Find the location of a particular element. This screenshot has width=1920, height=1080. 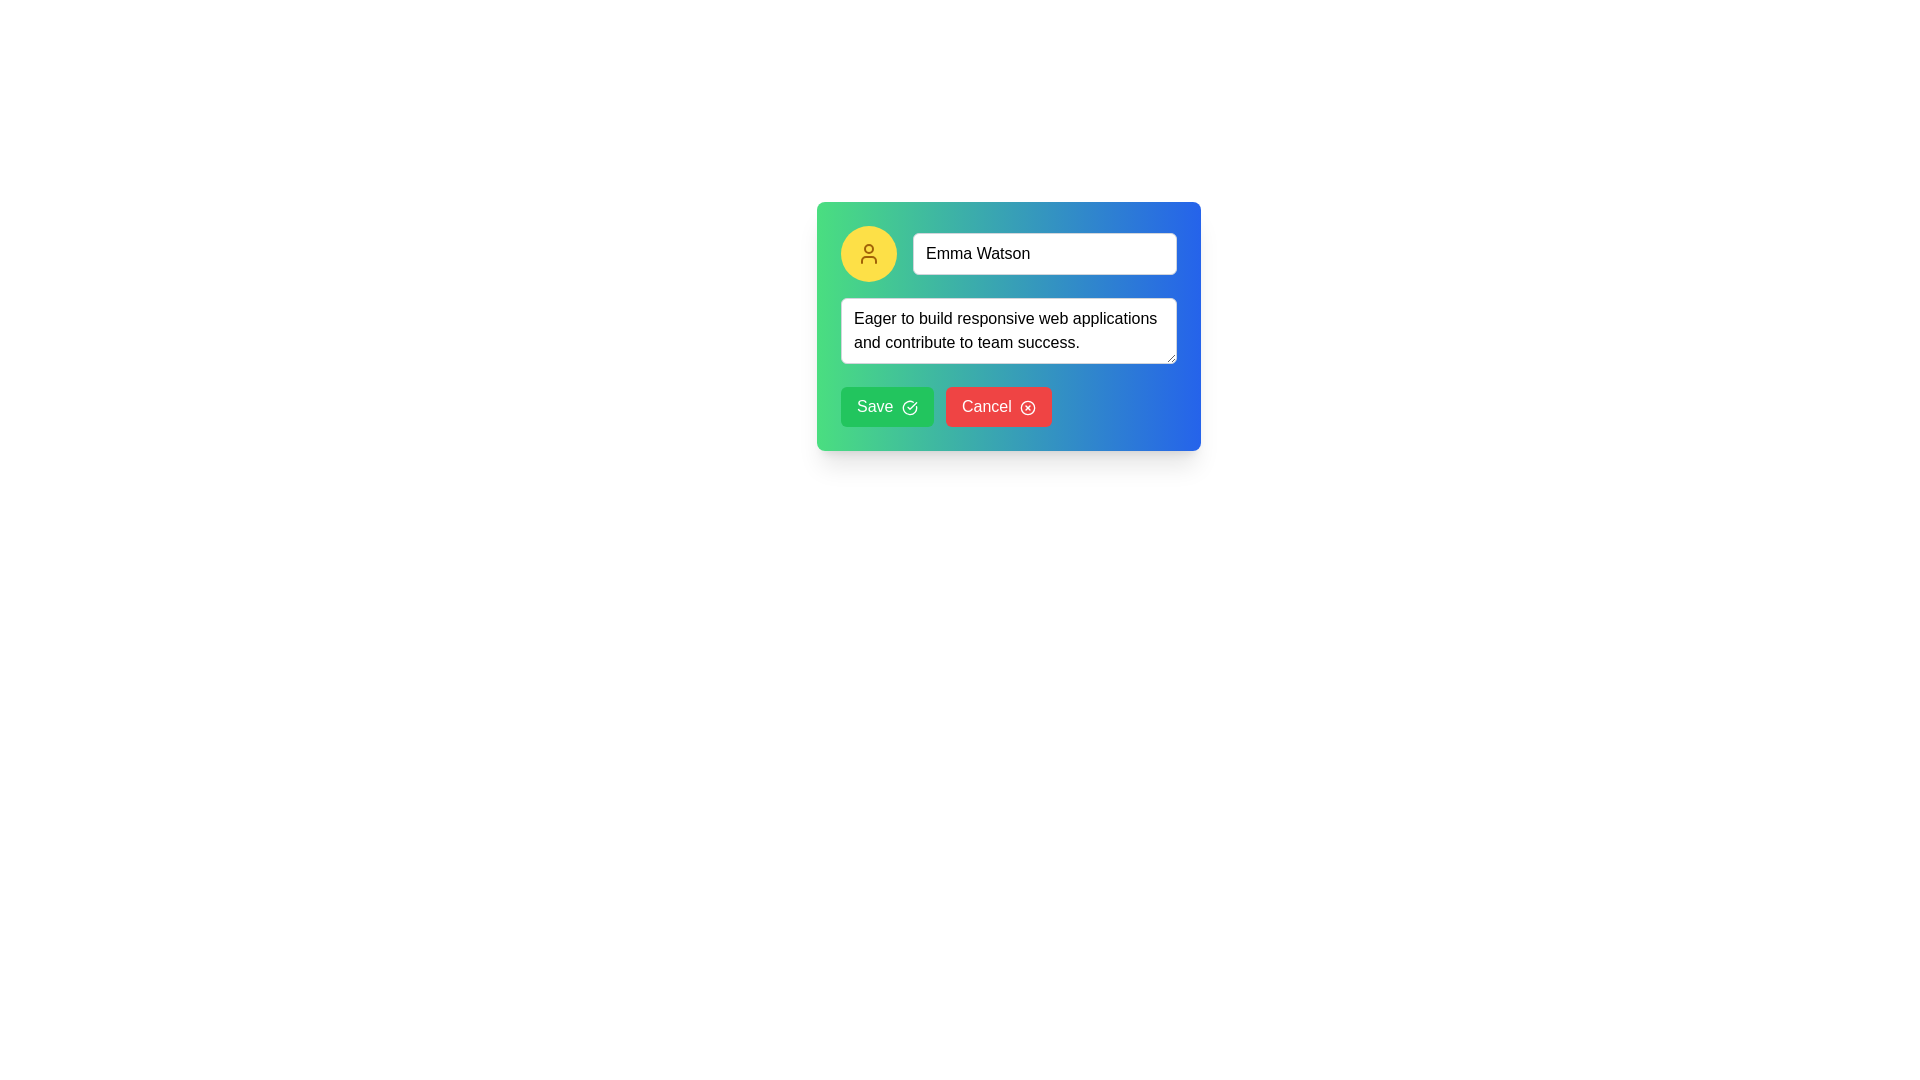

the red 'Cancel' button with a rounded rectangular shape, which displays the text 'Cancel' and an 'X' icon is located at coordinates (998, 406).